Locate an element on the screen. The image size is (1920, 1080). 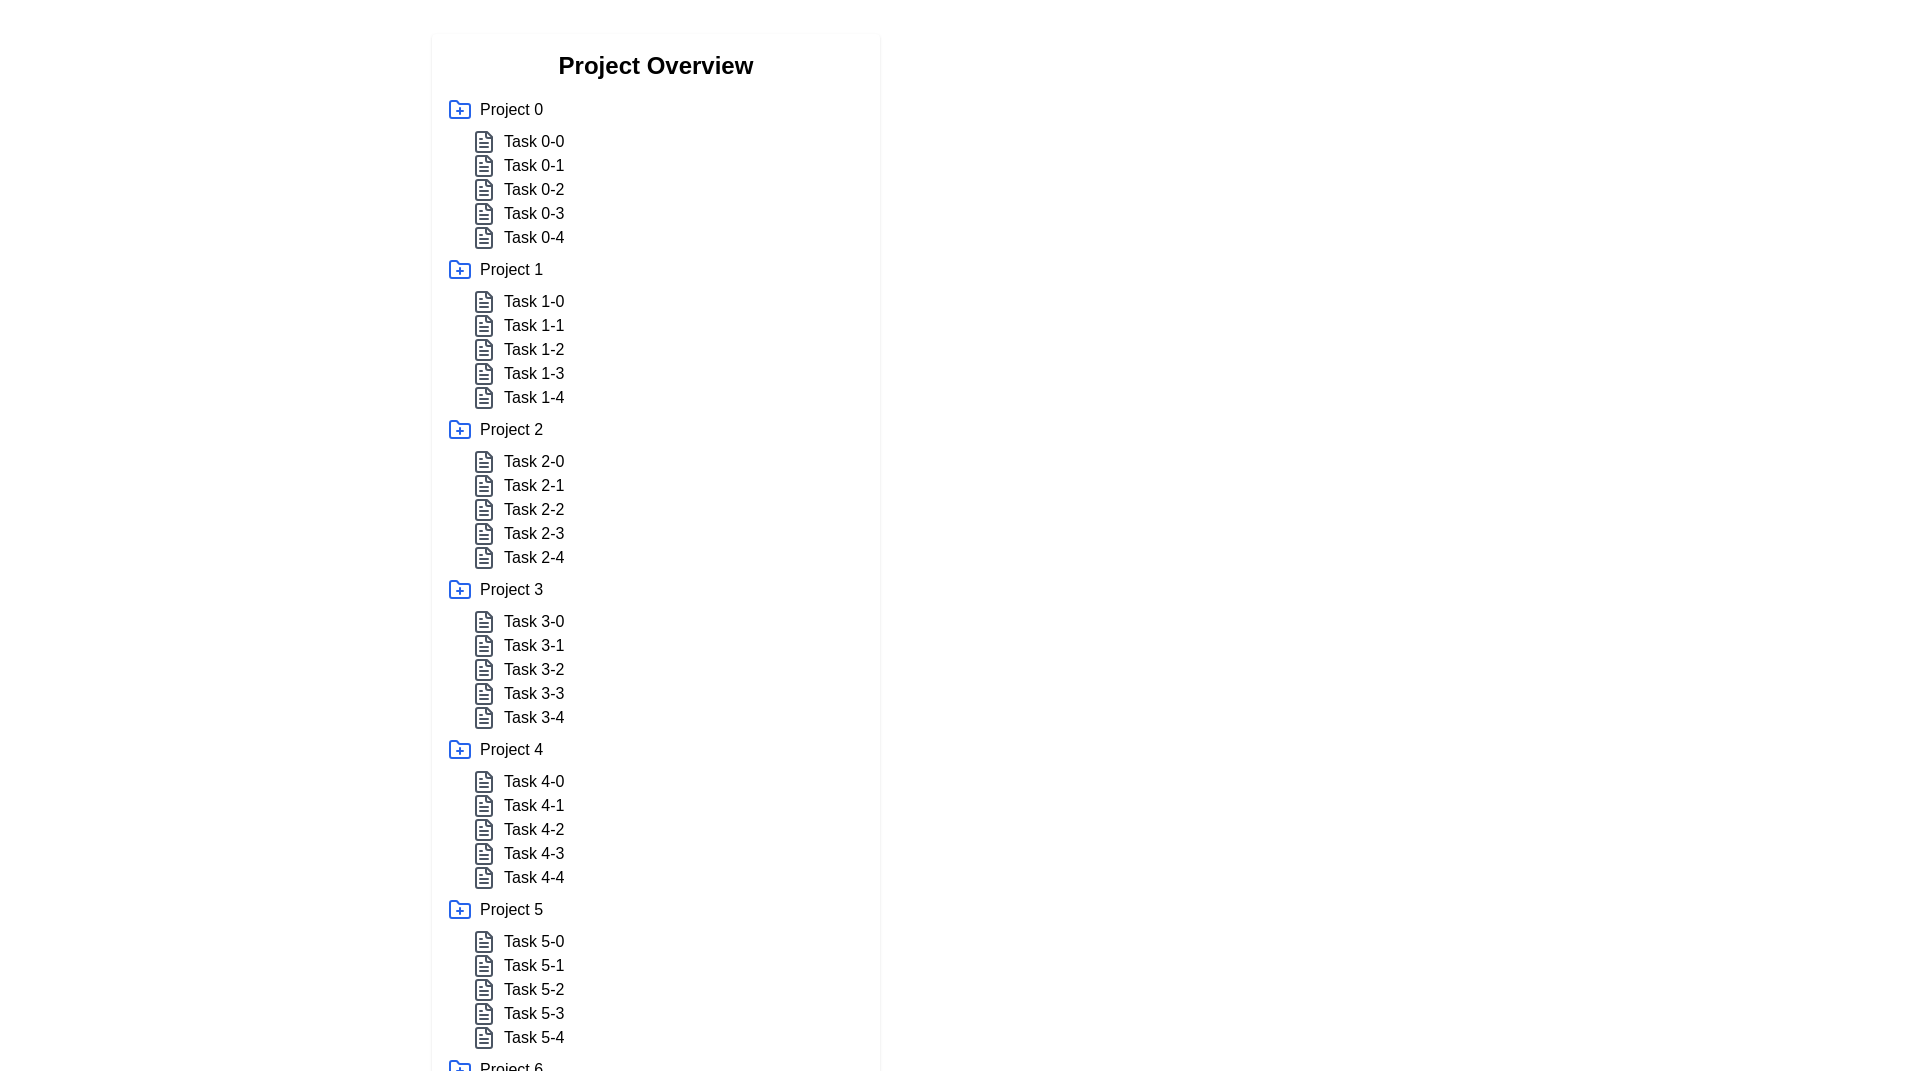
the text label displaying 'Task 2-0' in the 'Project 2' section of the 'Project Overview' list is located at coordinates (534, 462).